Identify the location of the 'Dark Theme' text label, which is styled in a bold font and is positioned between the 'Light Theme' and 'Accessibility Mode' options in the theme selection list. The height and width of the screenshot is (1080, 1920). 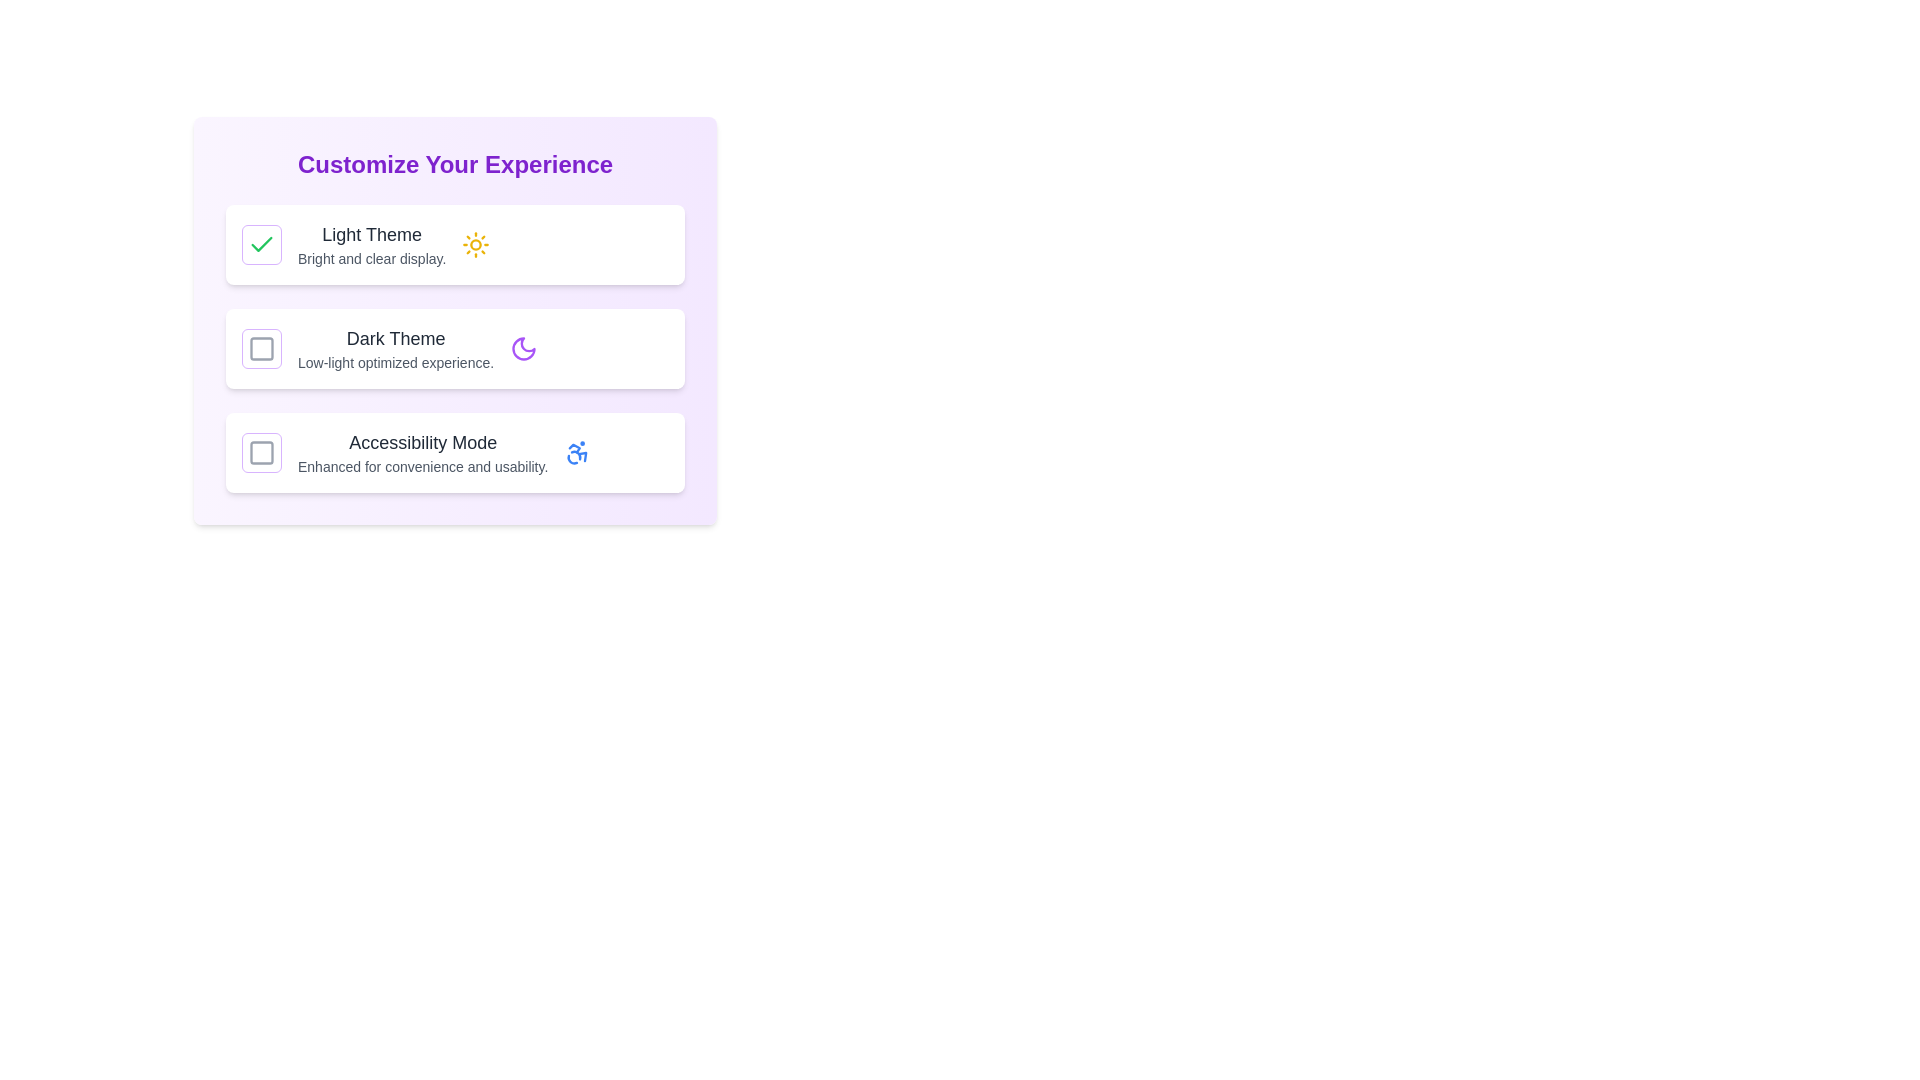
(396, 347).